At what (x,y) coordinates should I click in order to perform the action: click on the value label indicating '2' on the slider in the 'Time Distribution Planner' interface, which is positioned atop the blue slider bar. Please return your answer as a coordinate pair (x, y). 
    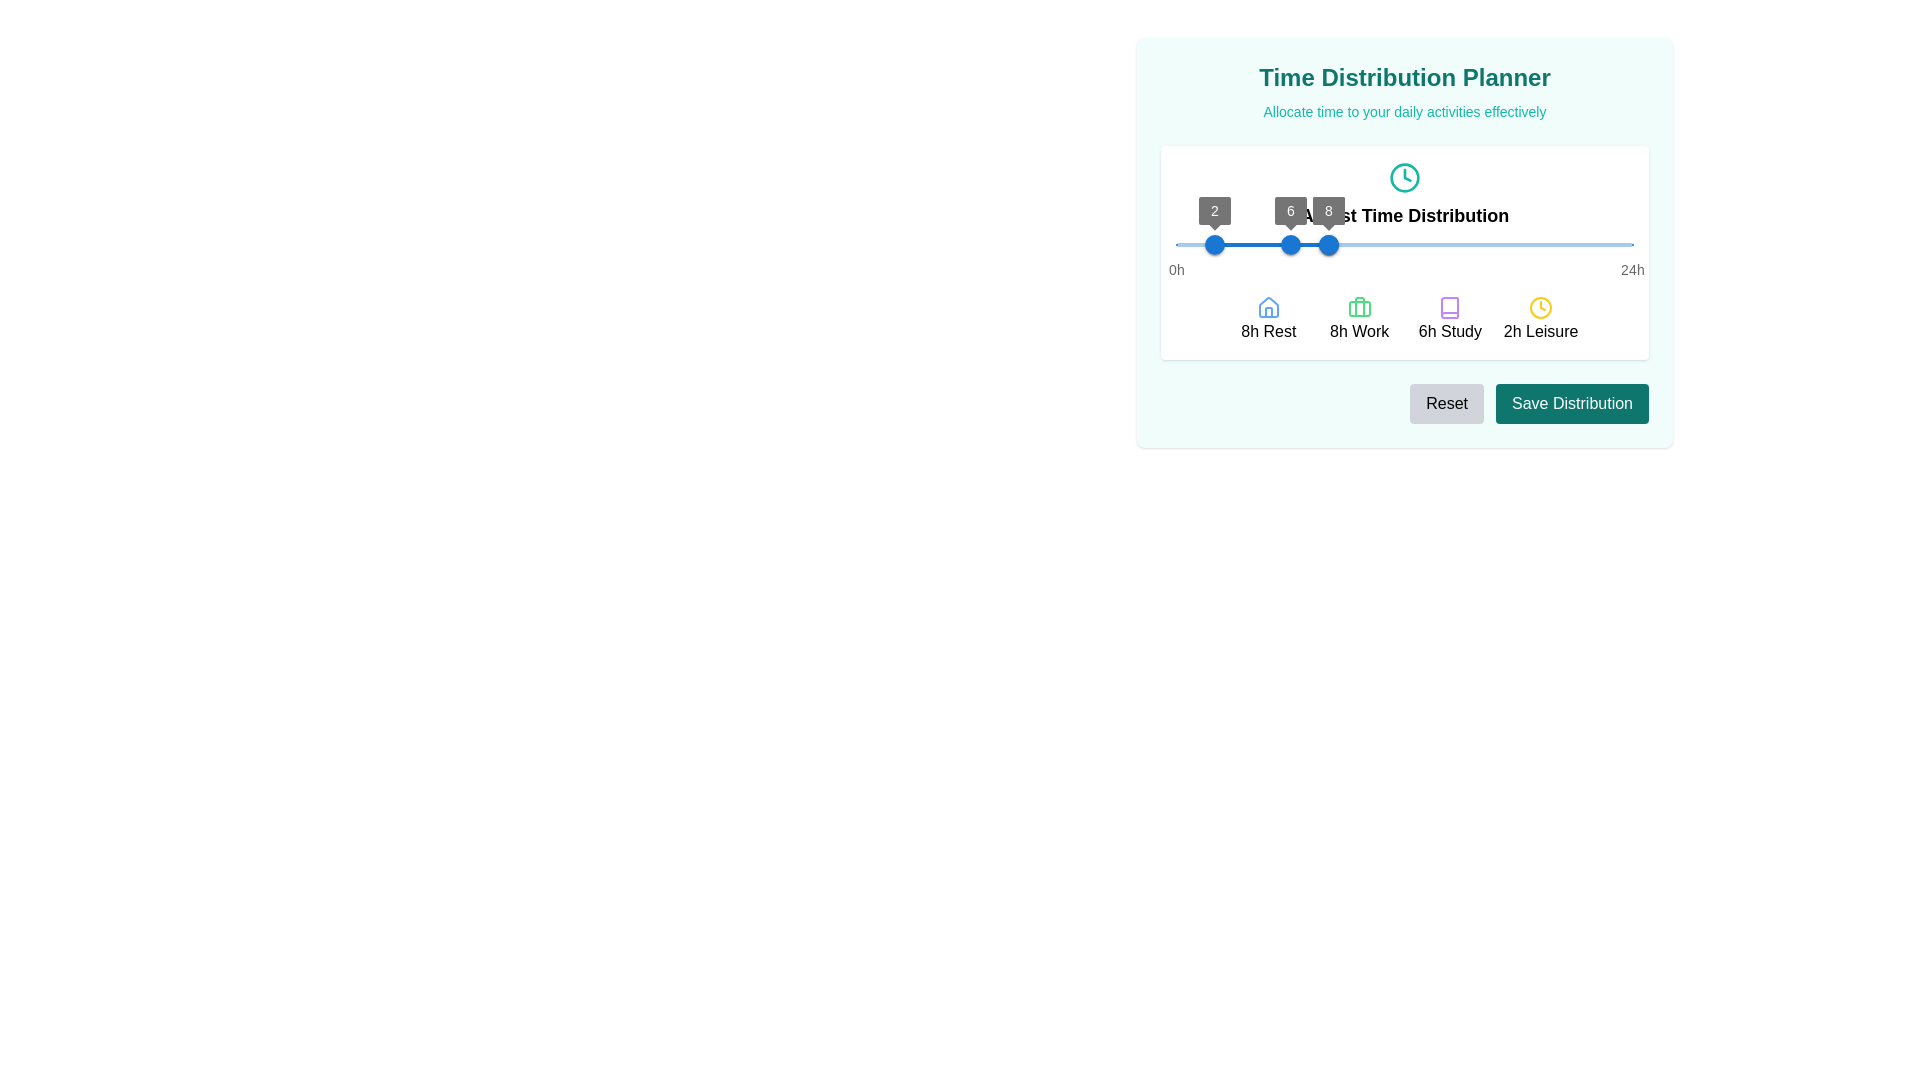
    Looking at the image, I should click on (1213, 211).